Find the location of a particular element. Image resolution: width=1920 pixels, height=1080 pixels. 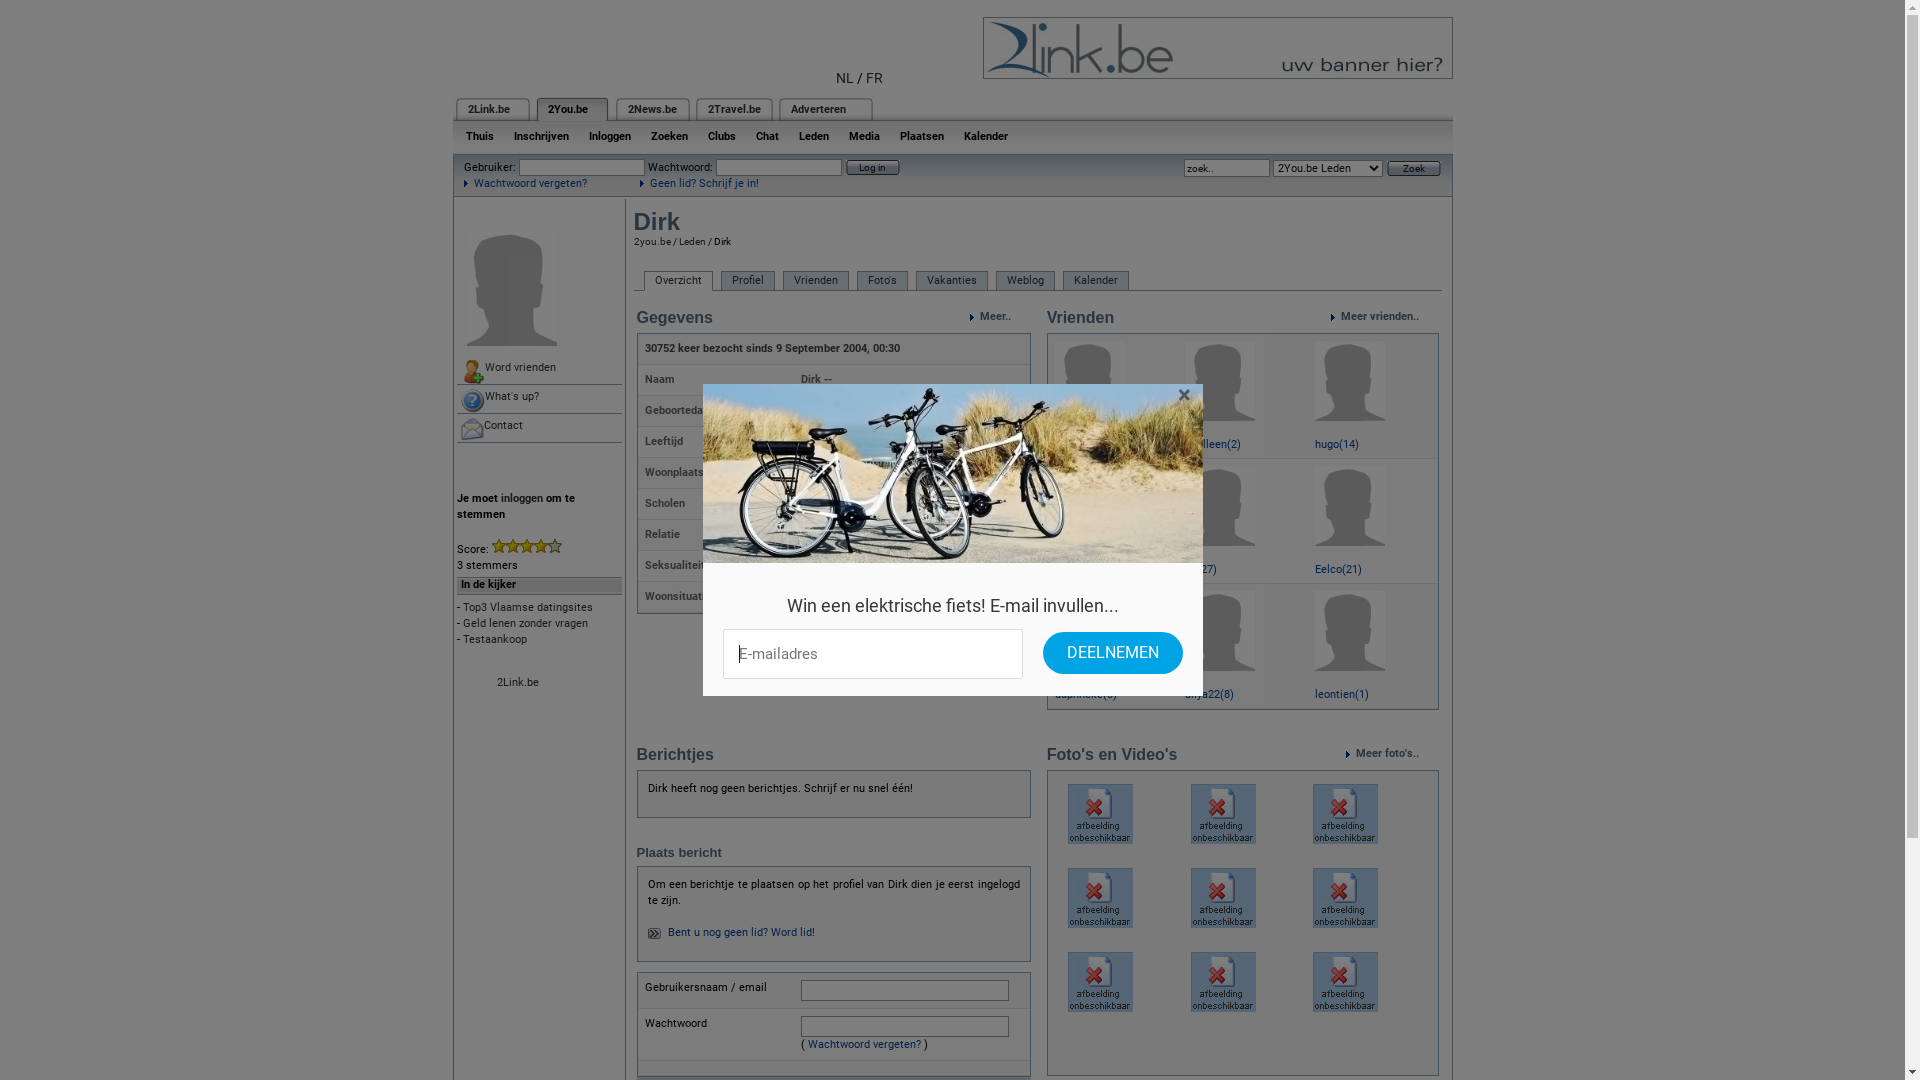

'Contact' is located at coordinates (455, 427).